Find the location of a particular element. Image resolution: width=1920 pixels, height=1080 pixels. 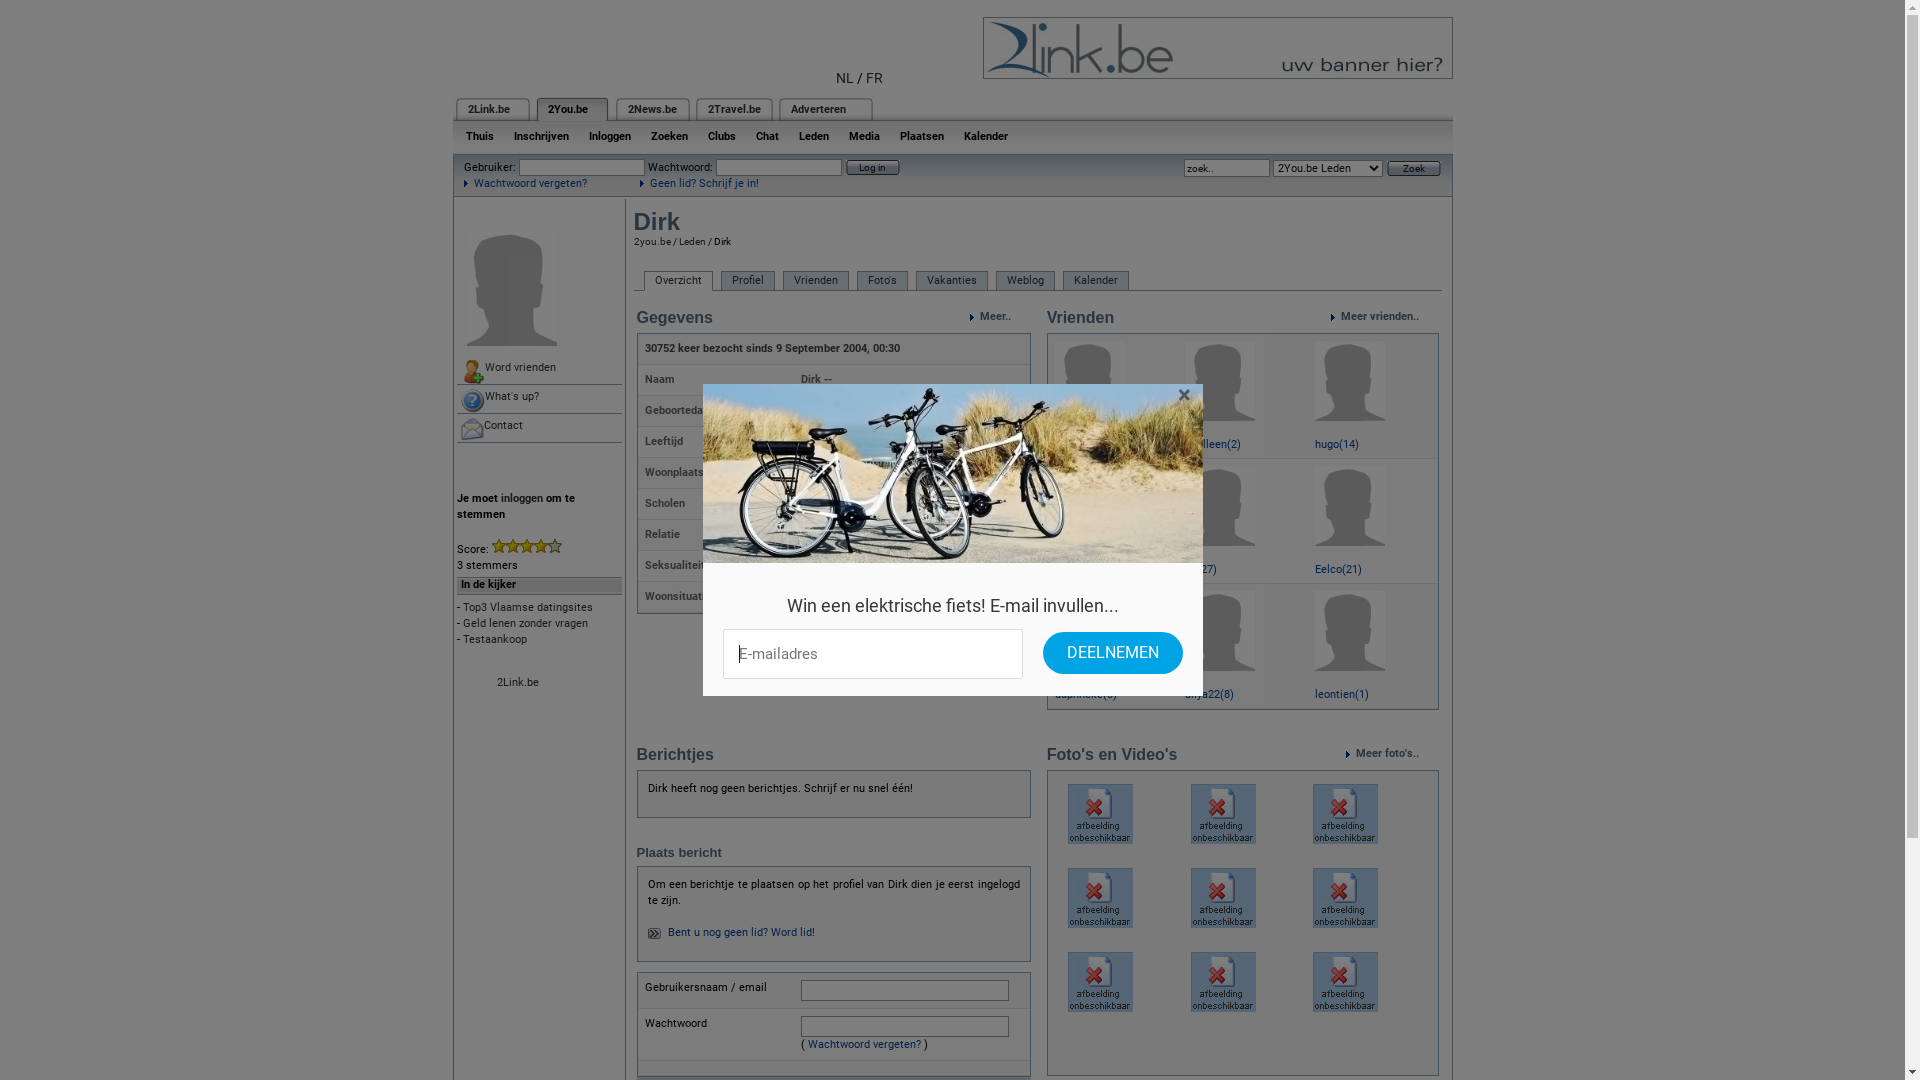

'Contact' is located at coordinates (455, 427).